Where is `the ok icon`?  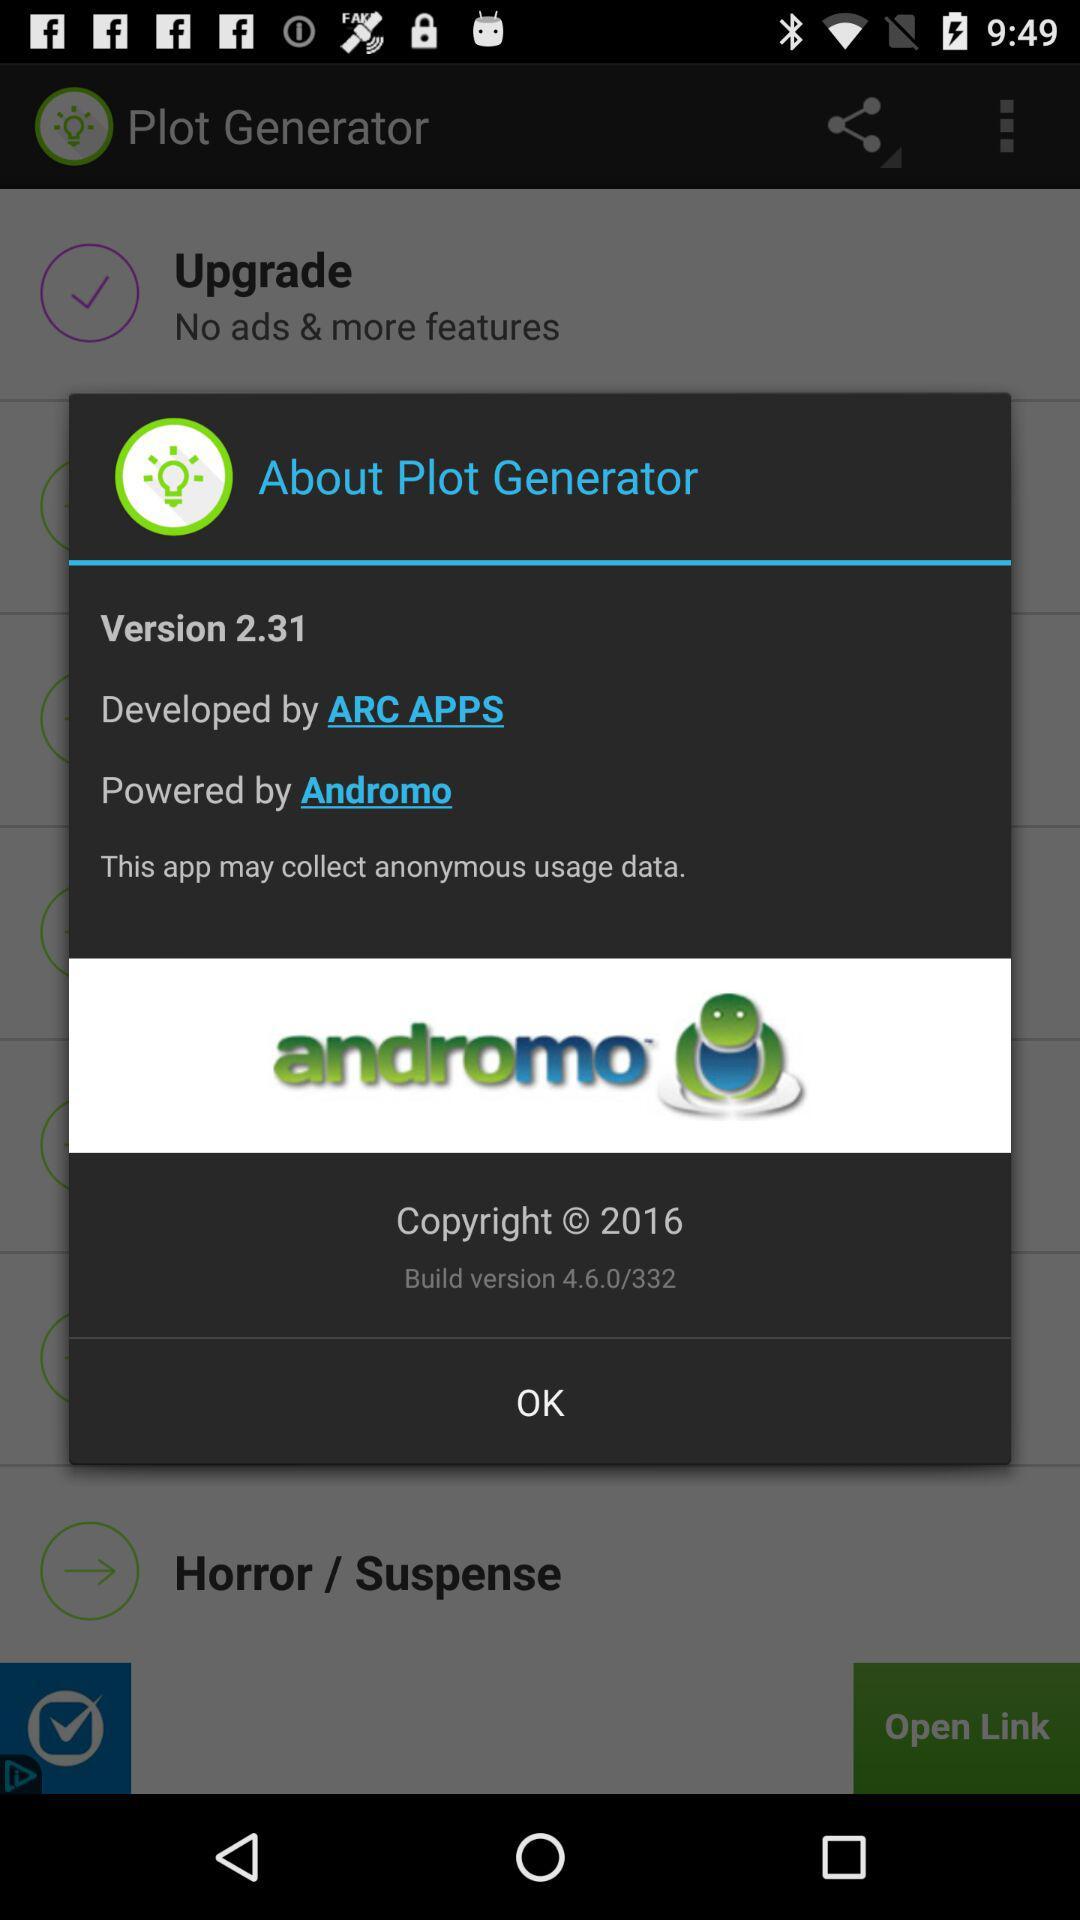 the ok icon is located at coordinates (540, 1400).